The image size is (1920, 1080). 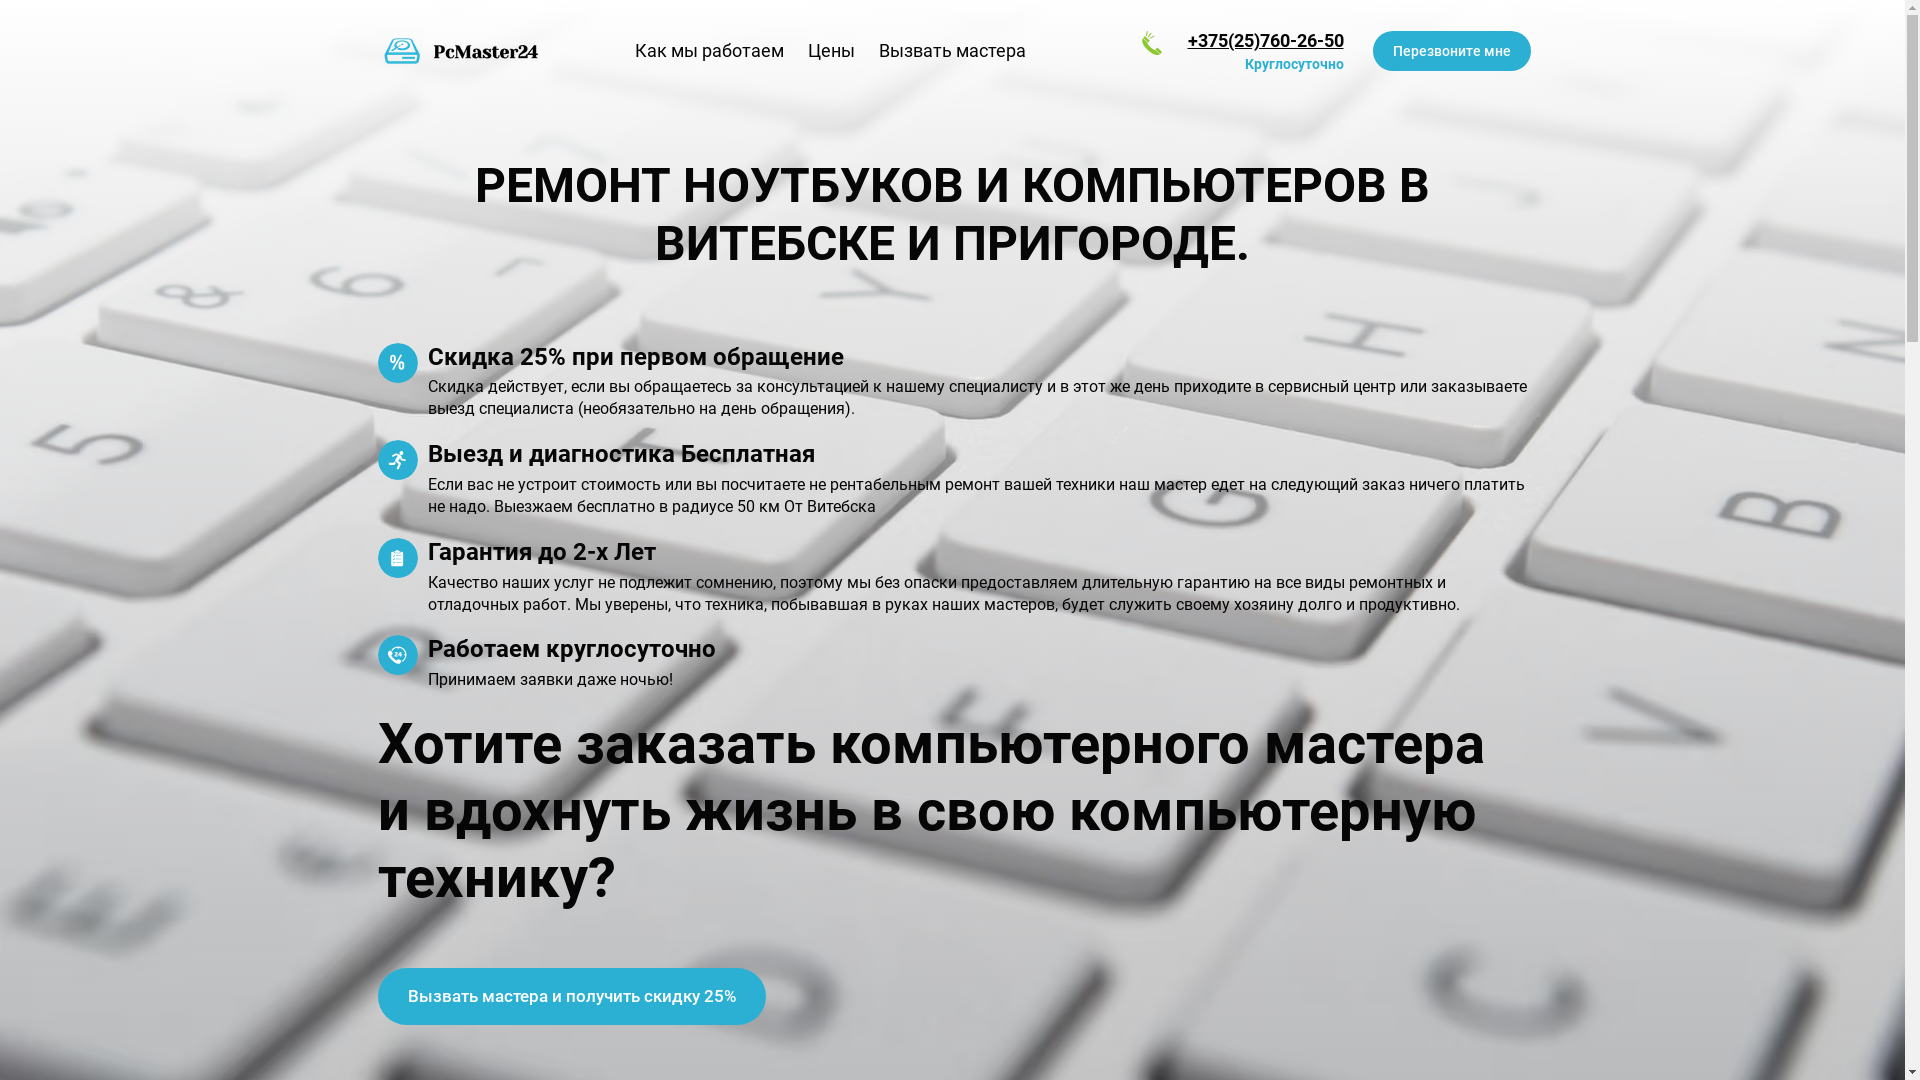 What do you see at coordinates (1265, 40) in the screenshot?
I see `'+375(25)760-26-50'` at bounding box center [1265, 40].